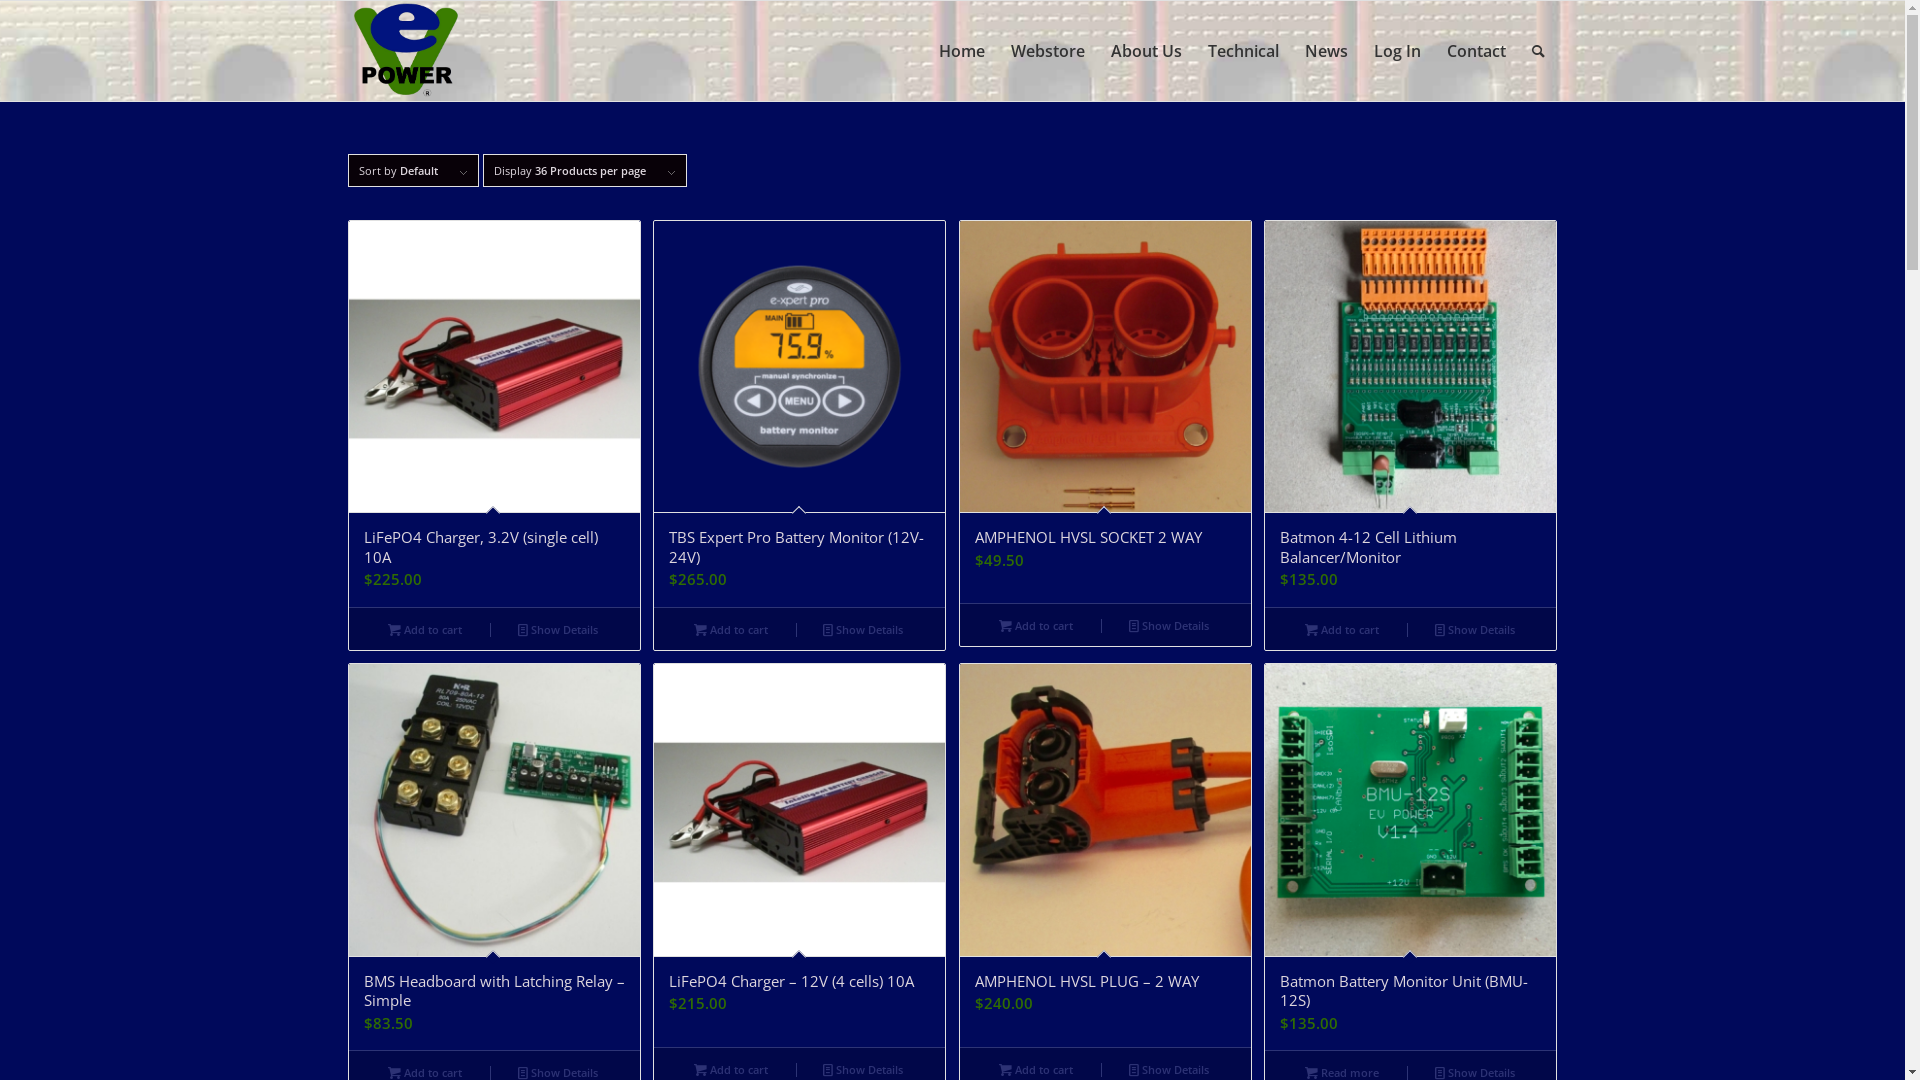 The image size is (1920, 1080). I want to click on 'Home', so click(961, 49).